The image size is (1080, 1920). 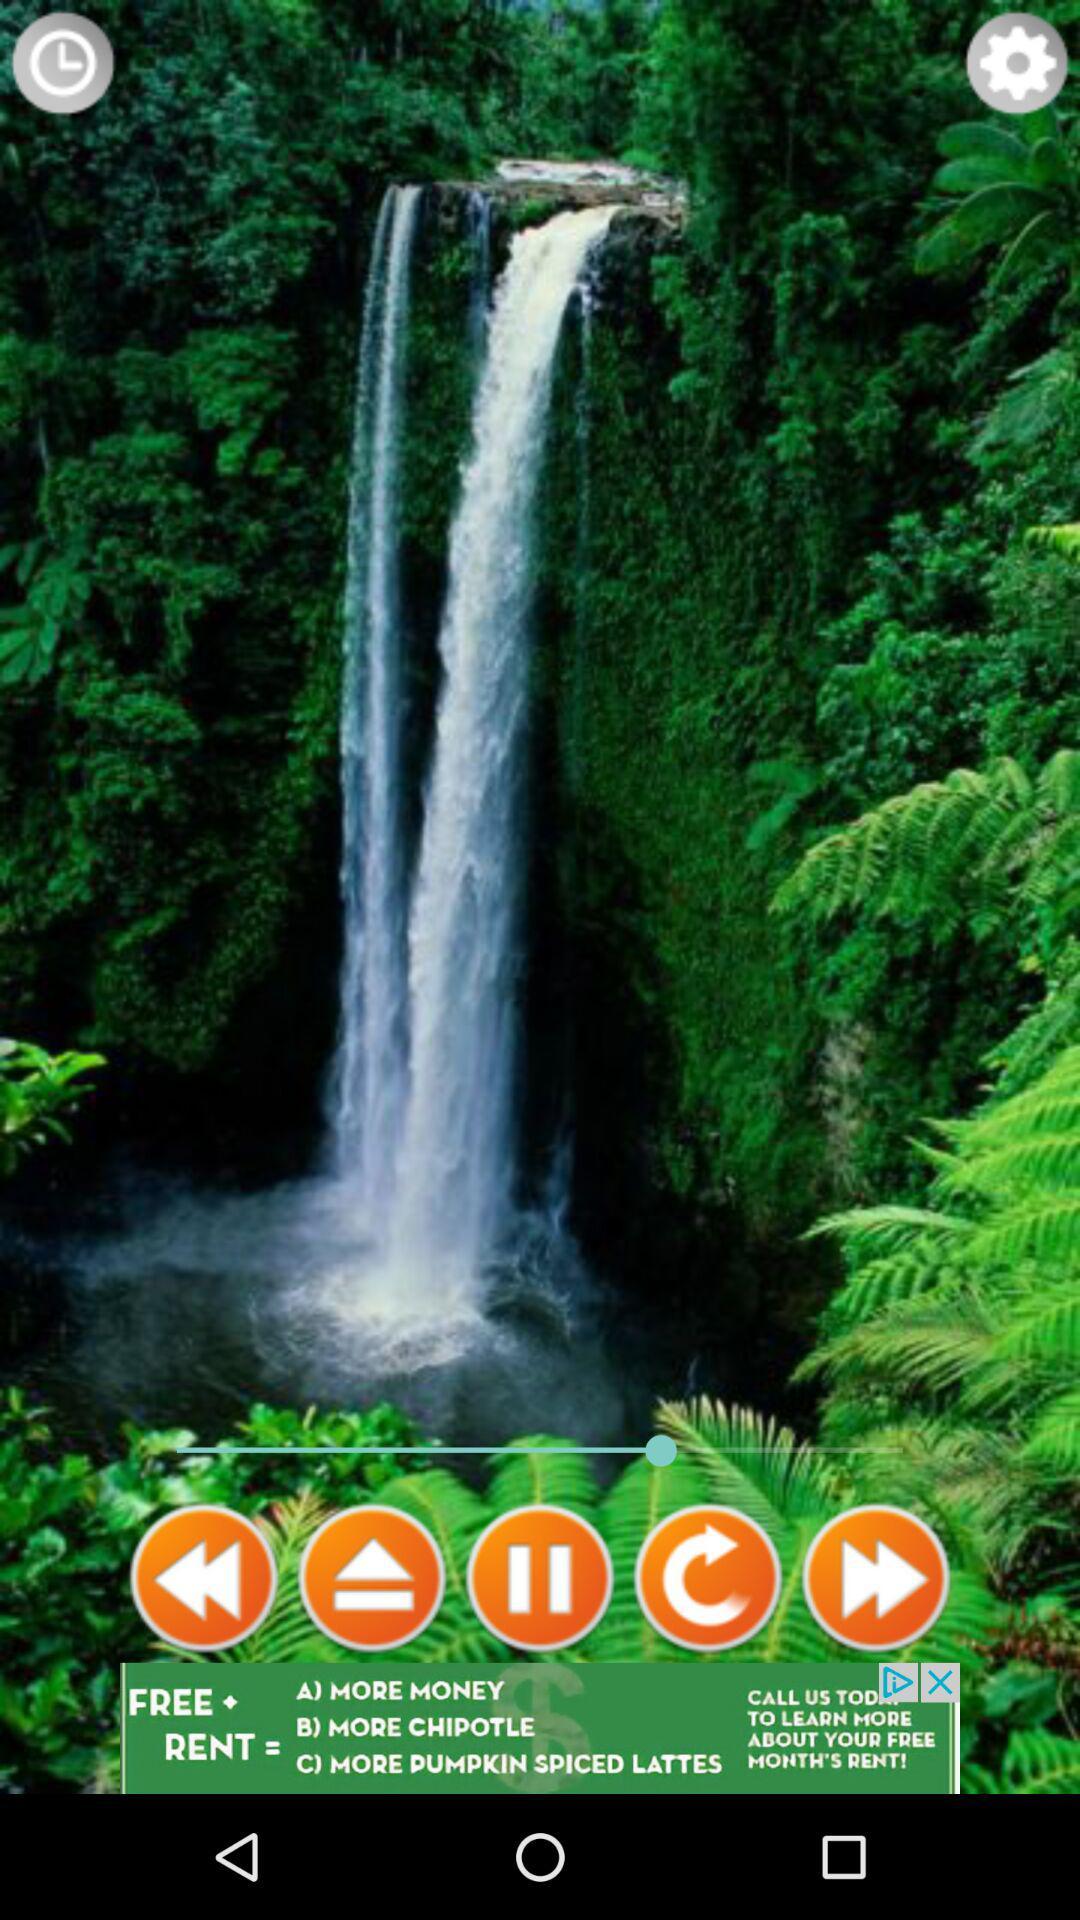 I want to click on next song, so click(x=874, y=1577).